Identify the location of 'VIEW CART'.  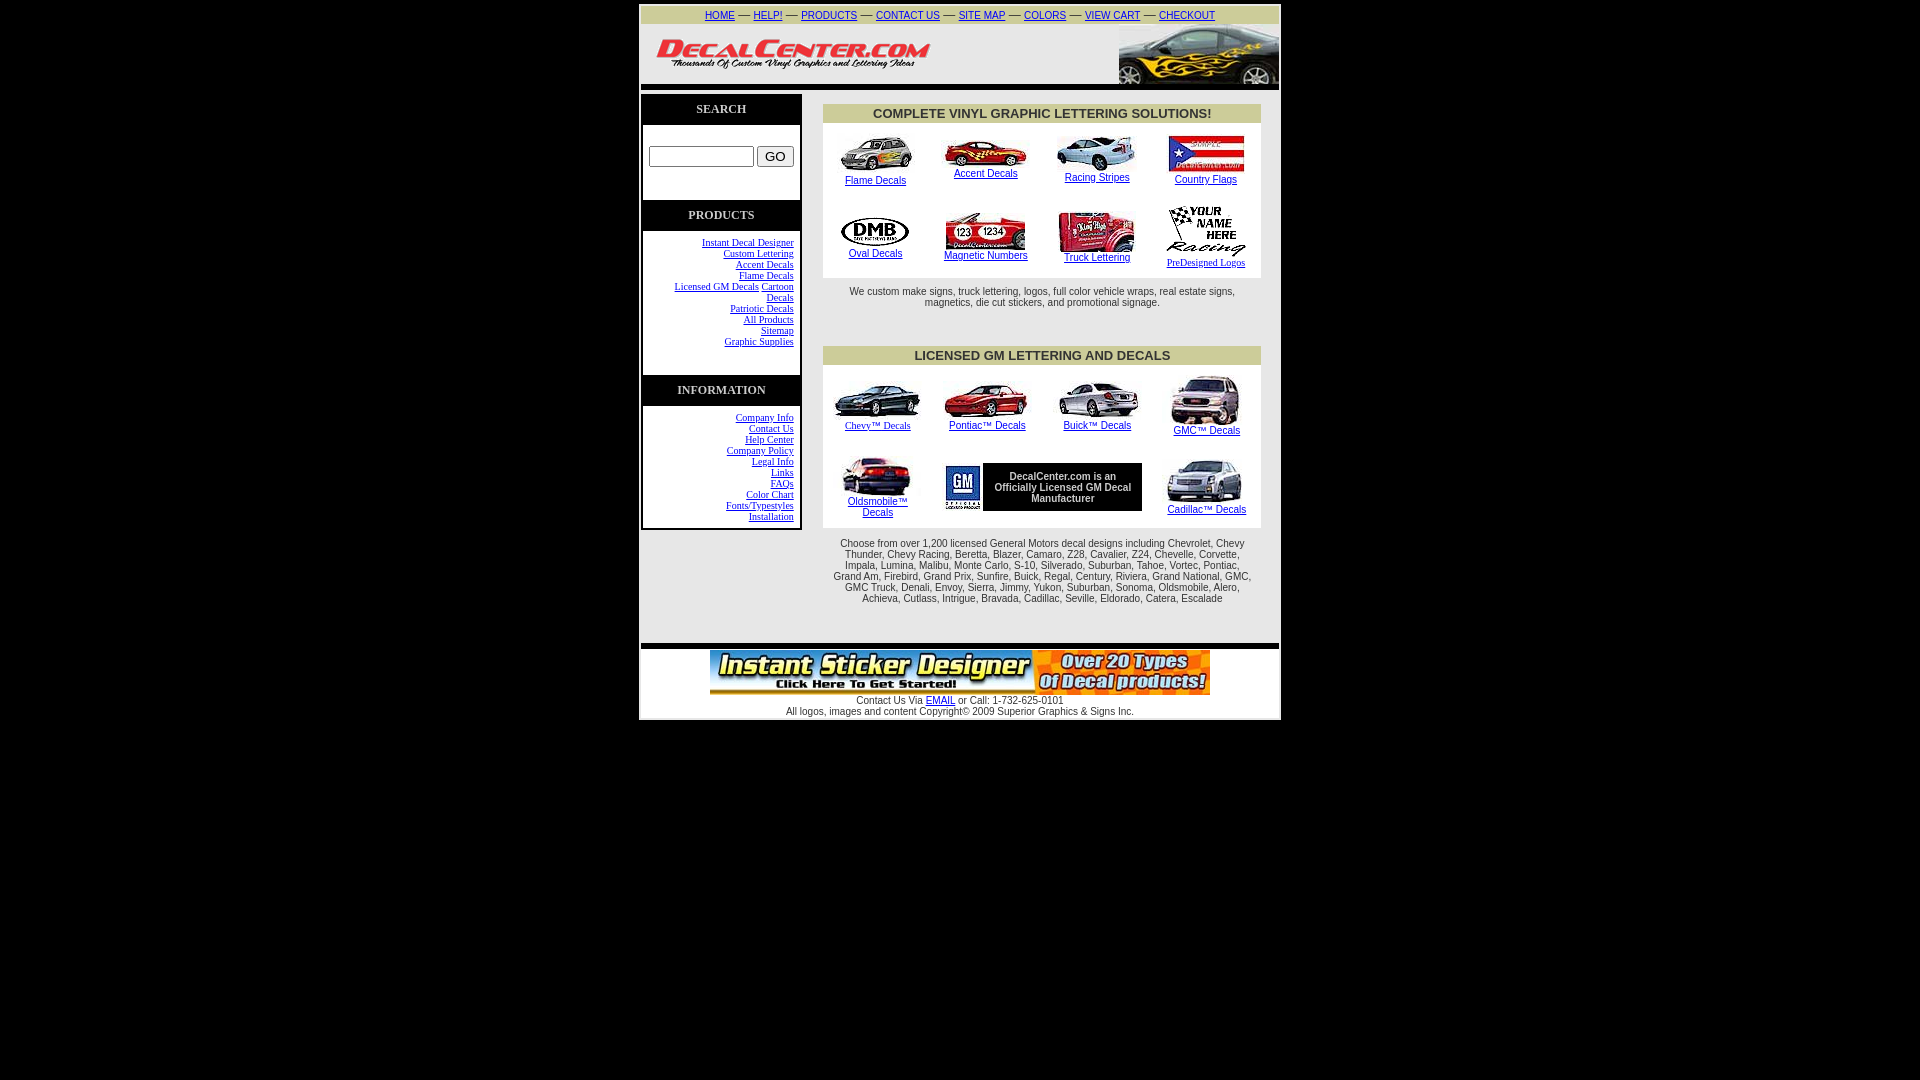
(1111, 15).